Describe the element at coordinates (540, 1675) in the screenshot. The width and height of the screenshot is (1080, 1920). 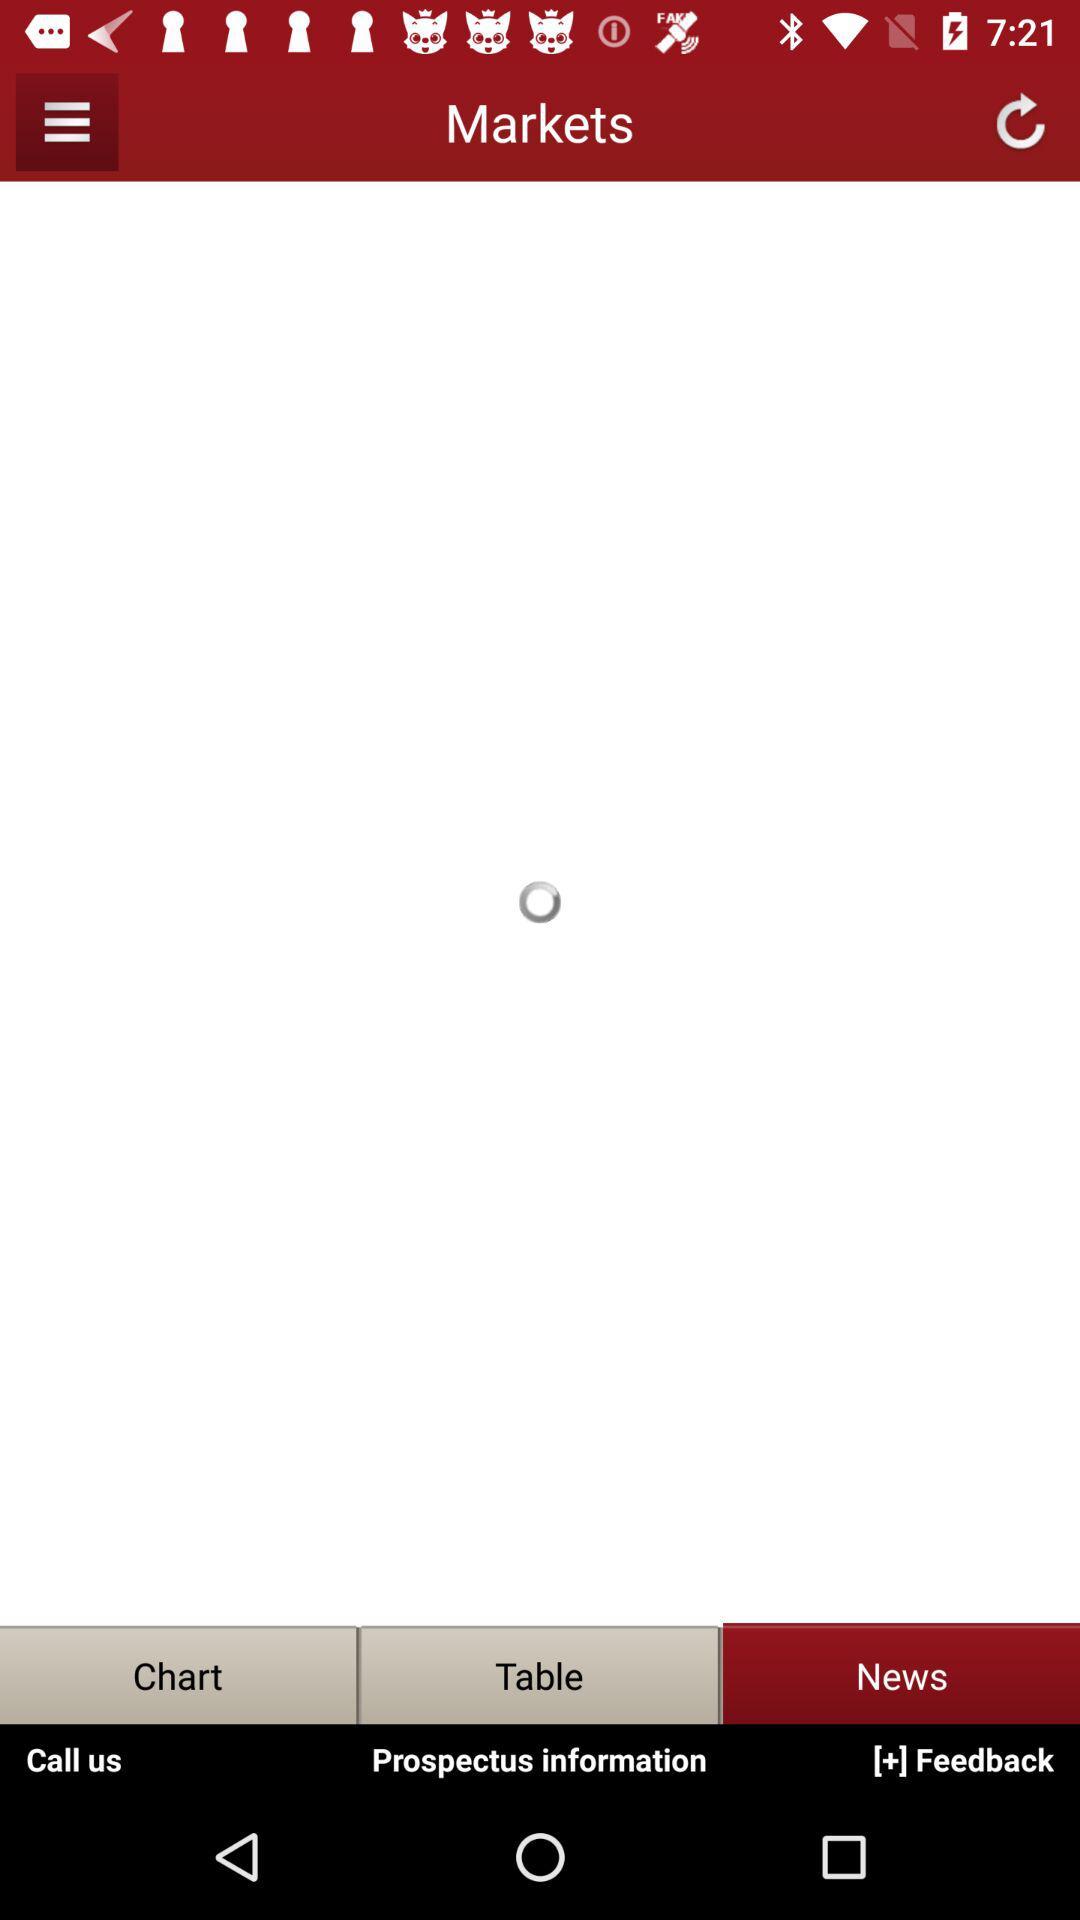
I see `the table option` at that location.